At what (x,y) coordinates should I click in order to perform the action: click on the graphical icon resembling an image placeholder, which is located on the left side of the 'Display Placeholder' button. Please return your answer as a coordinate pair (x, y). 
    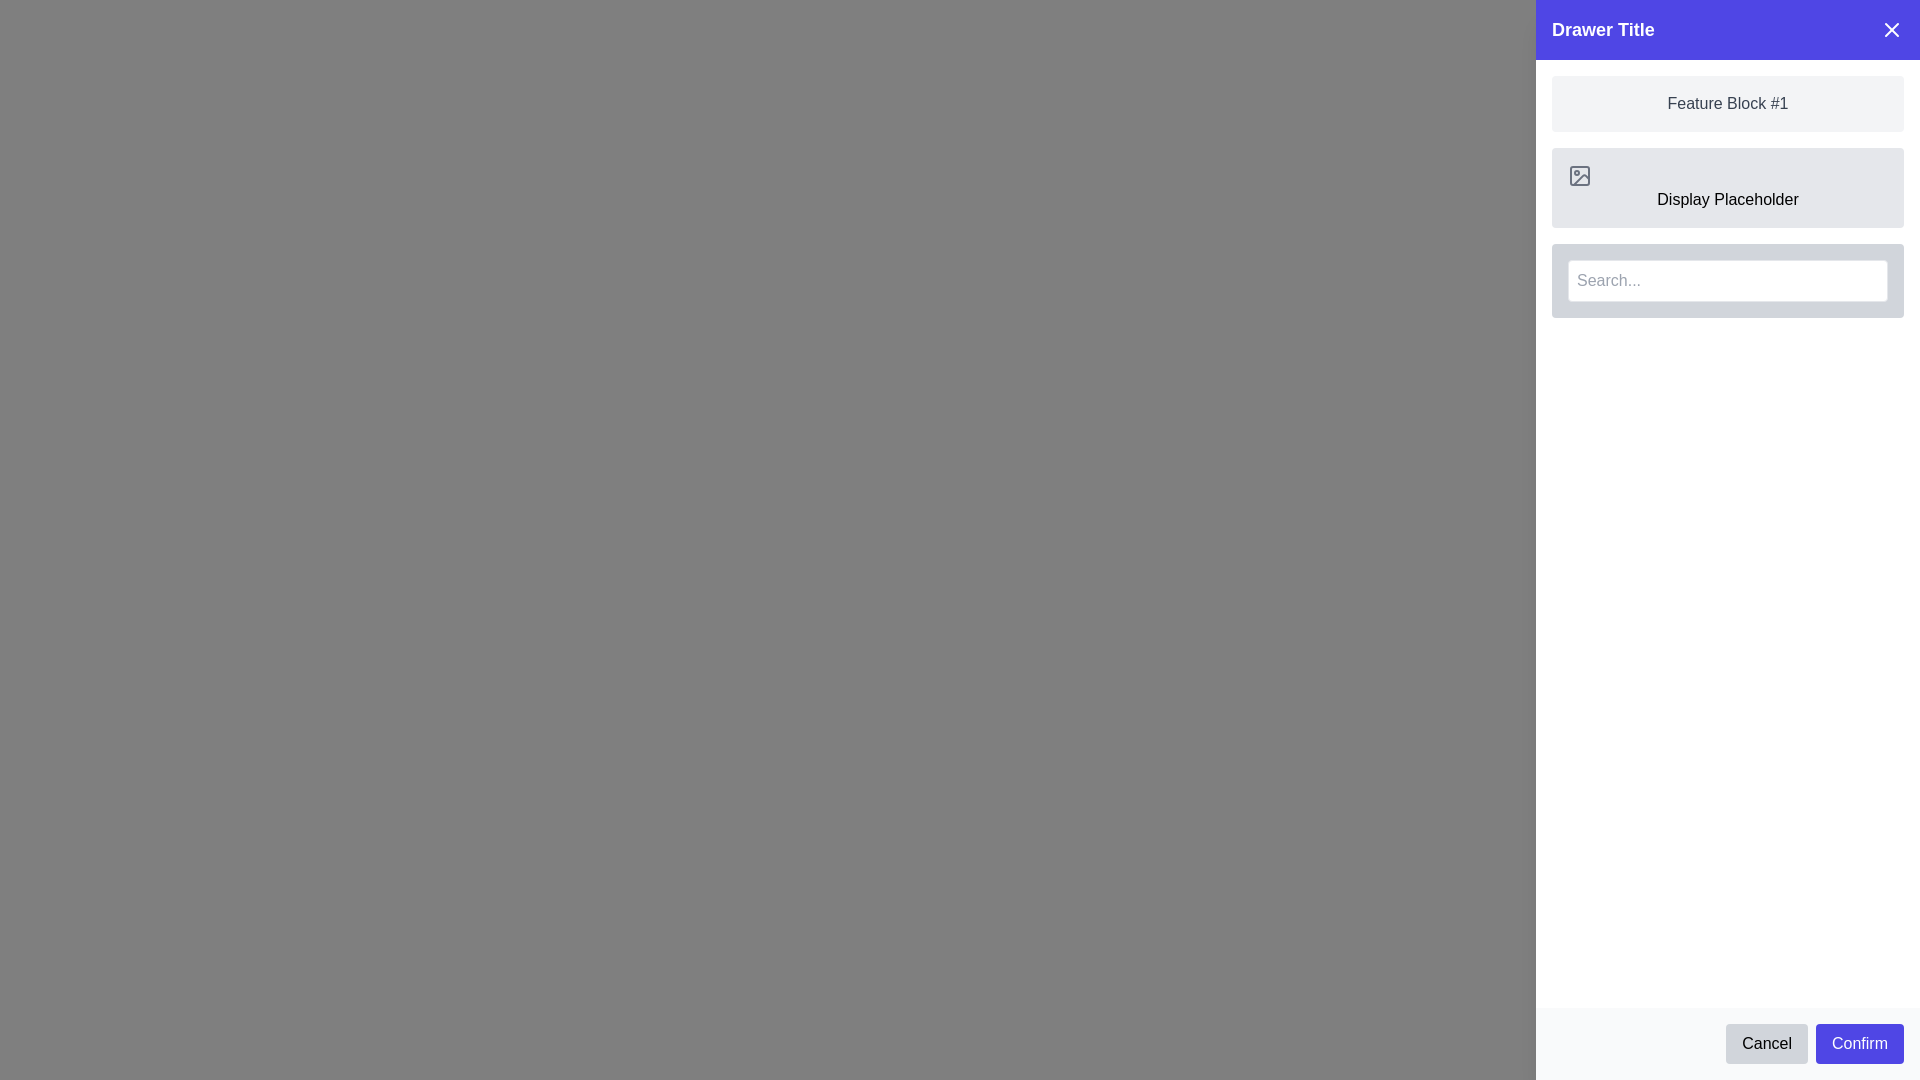
    Looking at the image, I should click on (1578, 175).